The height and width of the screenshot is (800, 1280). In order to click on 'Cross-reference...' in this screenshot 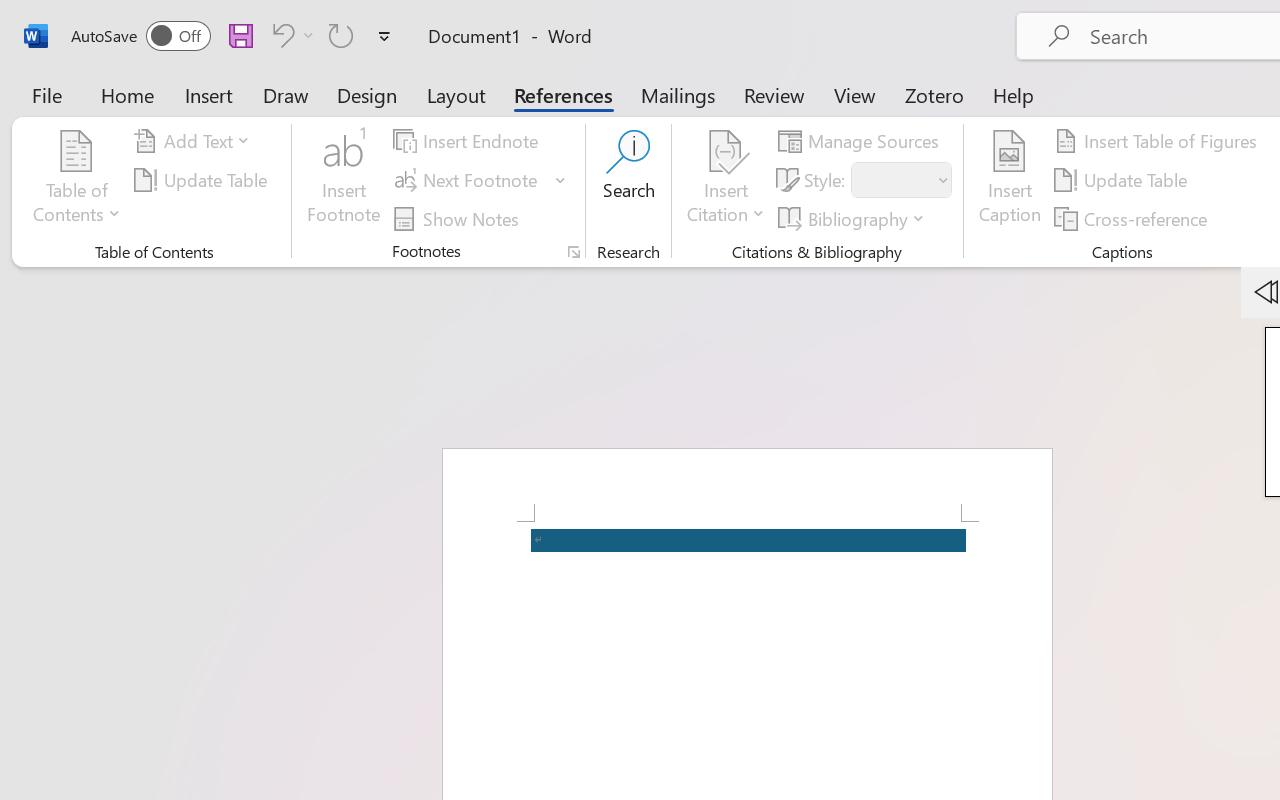, I will do `click(1134, 218)`.